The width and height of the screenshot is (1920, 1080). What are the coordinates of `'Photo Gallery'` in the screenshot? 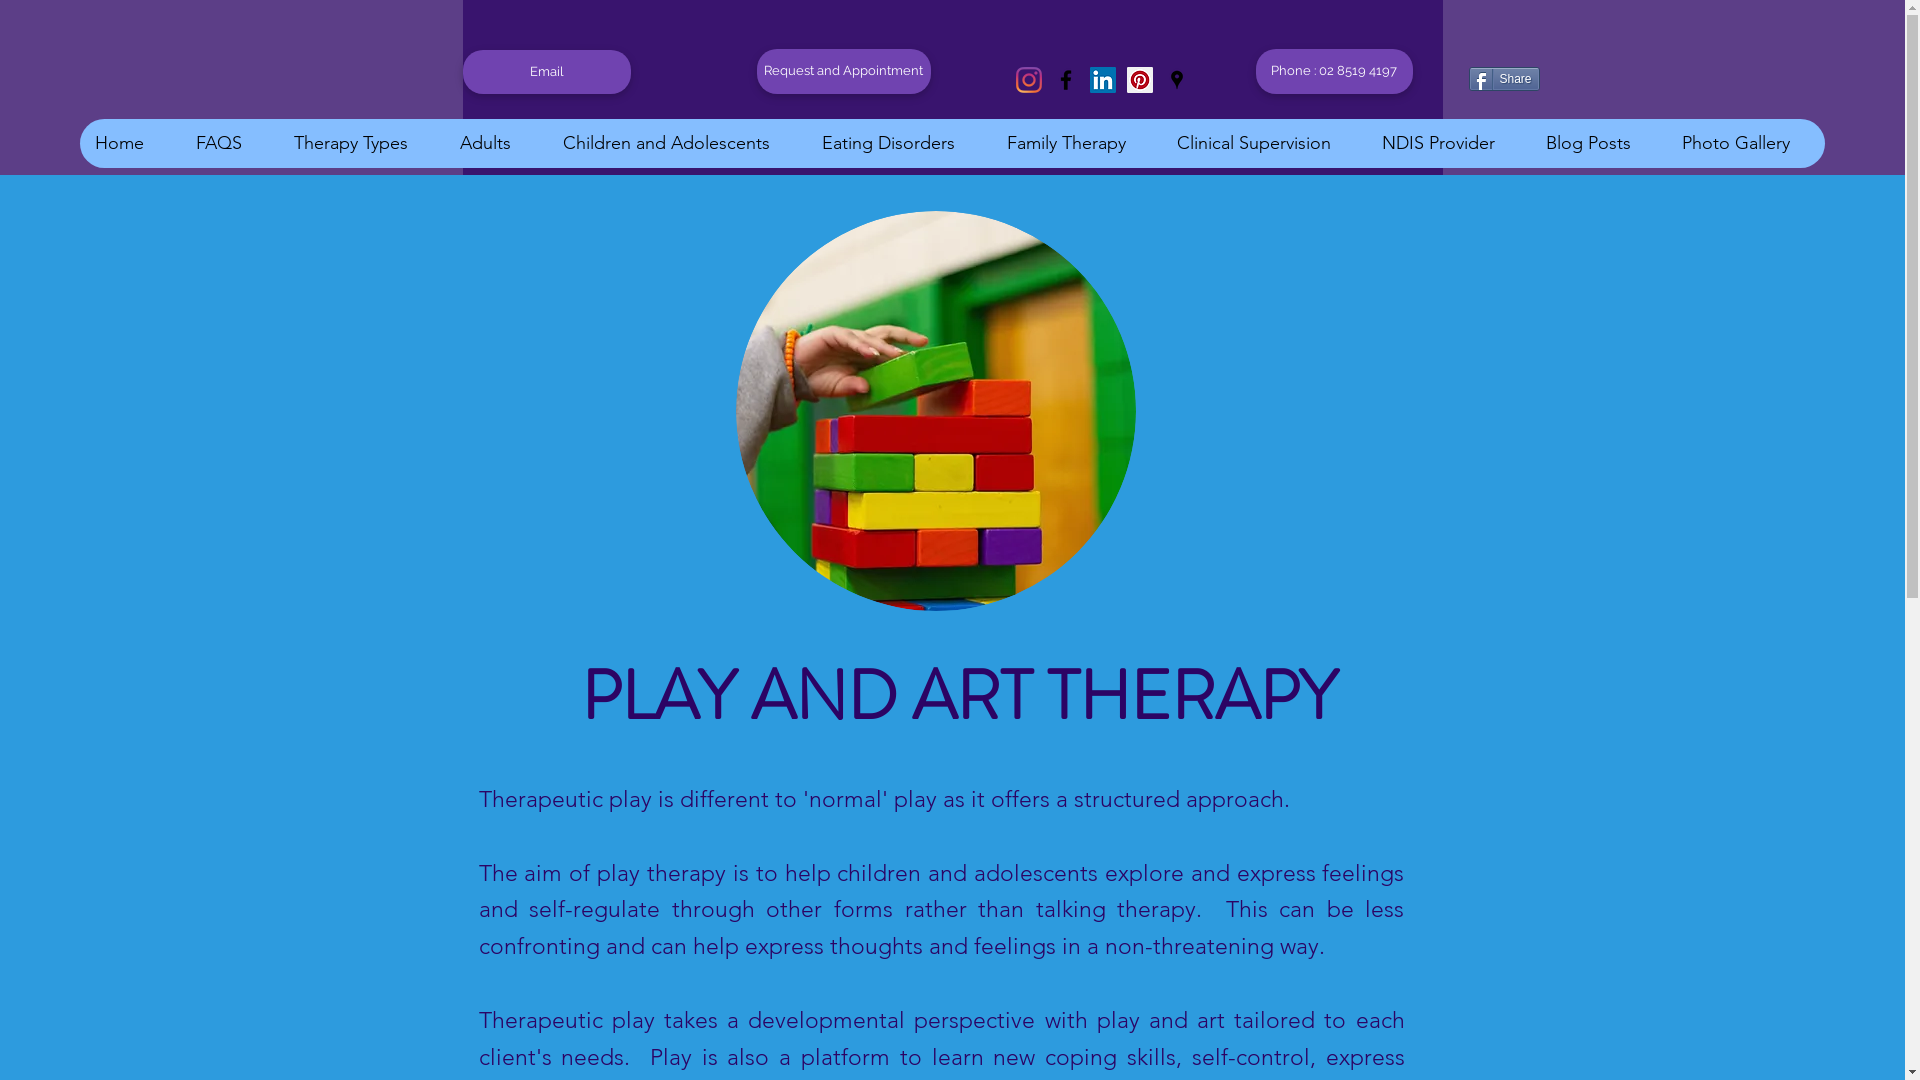 It's located at (1744, 142).